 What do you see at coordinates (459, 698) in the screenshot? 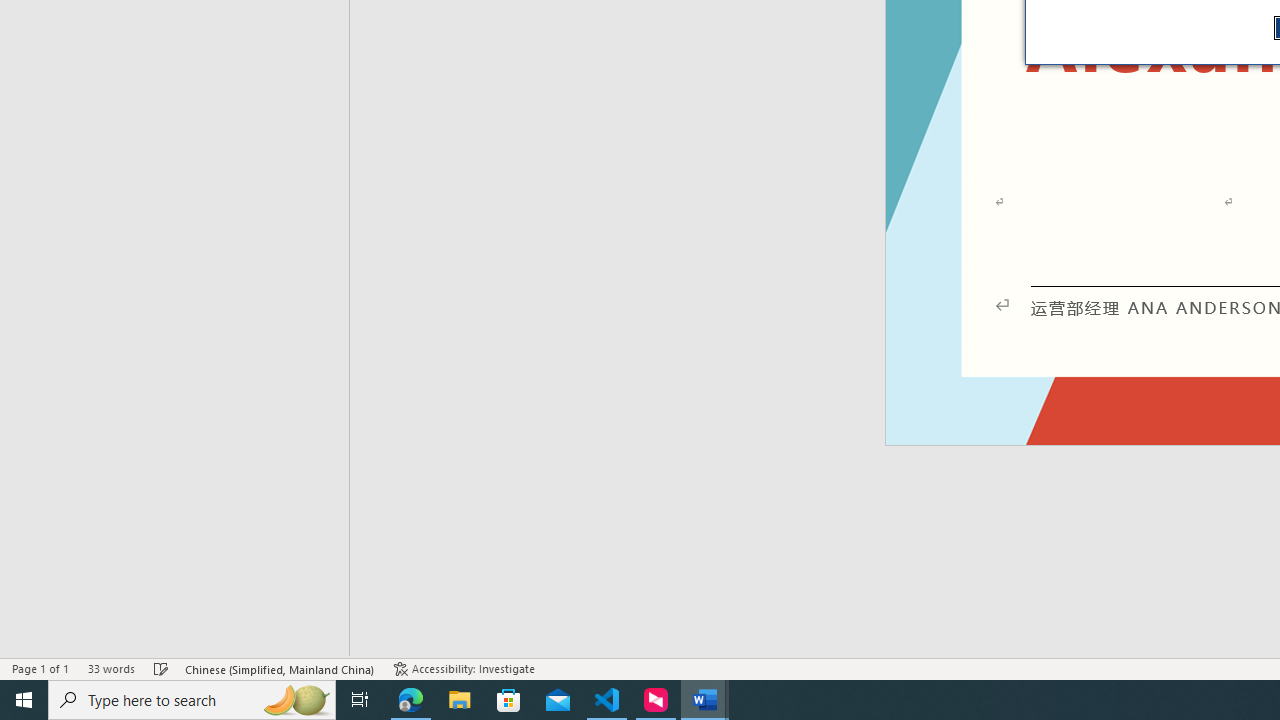
I see `'File Explorer'` at bounding box center [459, 698].